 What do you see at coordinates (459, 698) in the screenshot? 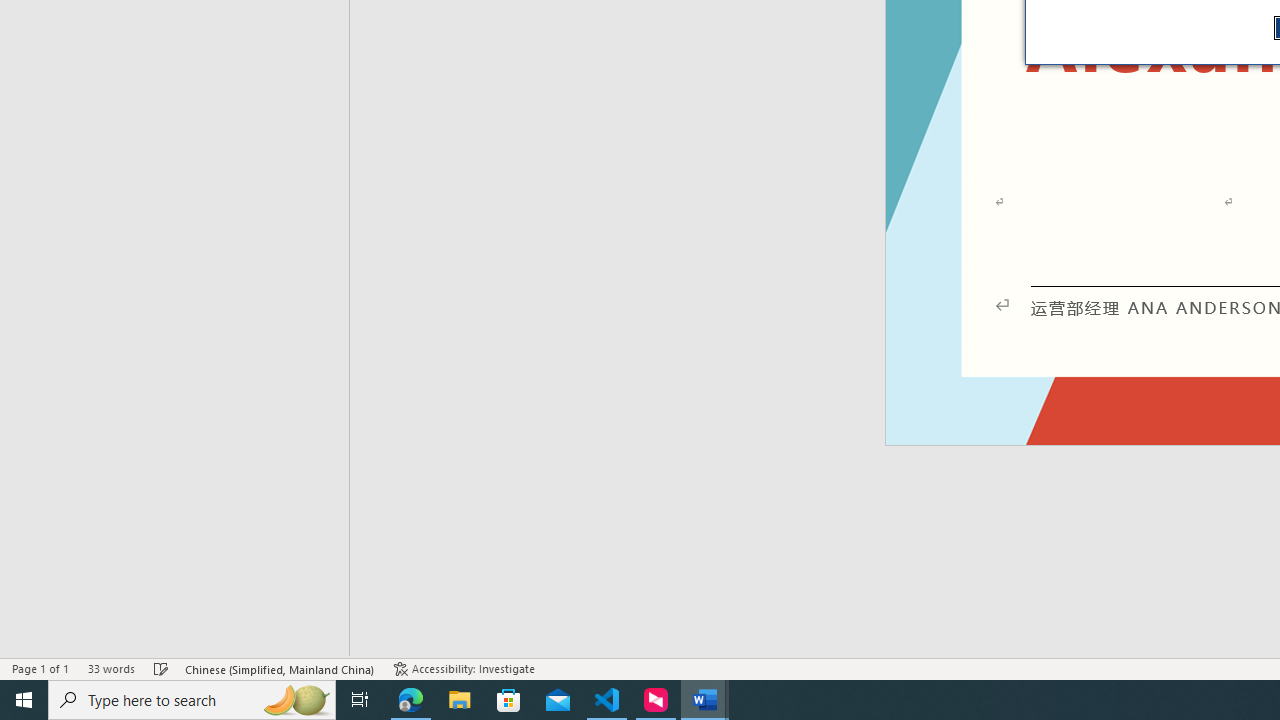
I see `'File Explorer'` at bounding box center [459, 698].